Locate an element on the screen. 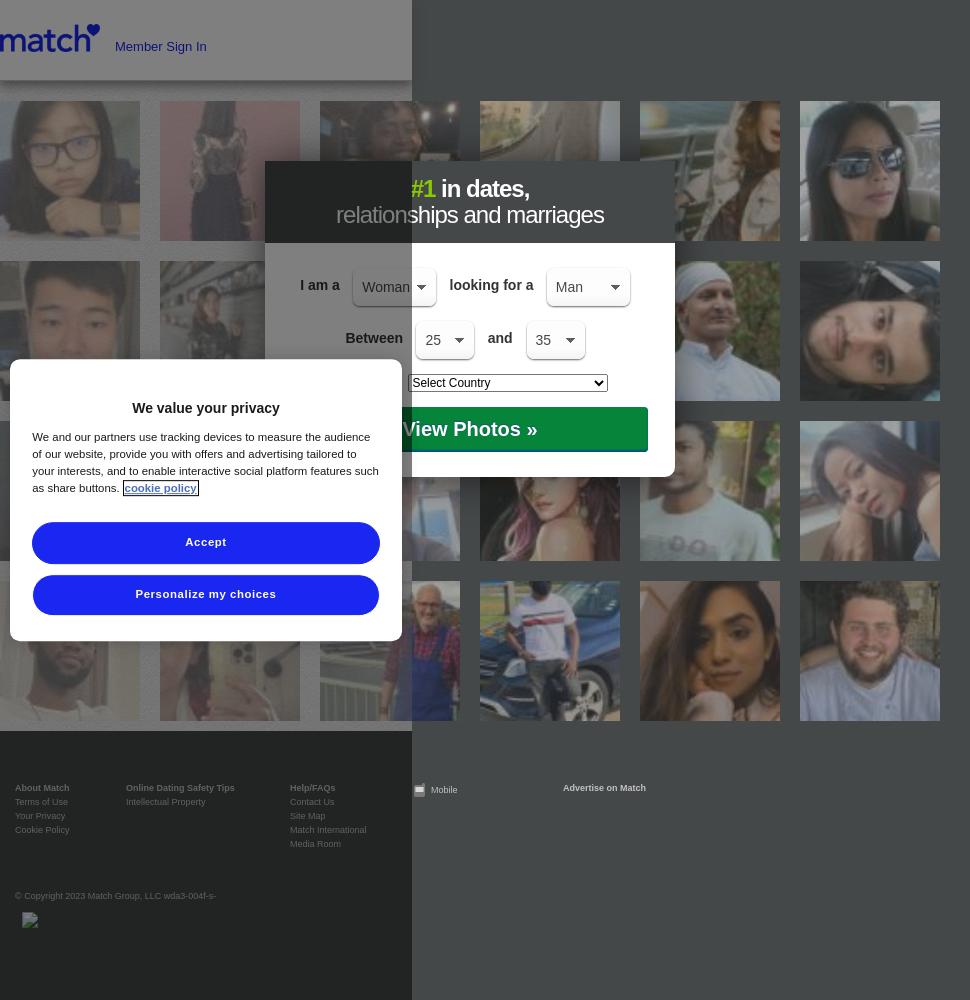  'Woman' is located at coordinates (384, 287).